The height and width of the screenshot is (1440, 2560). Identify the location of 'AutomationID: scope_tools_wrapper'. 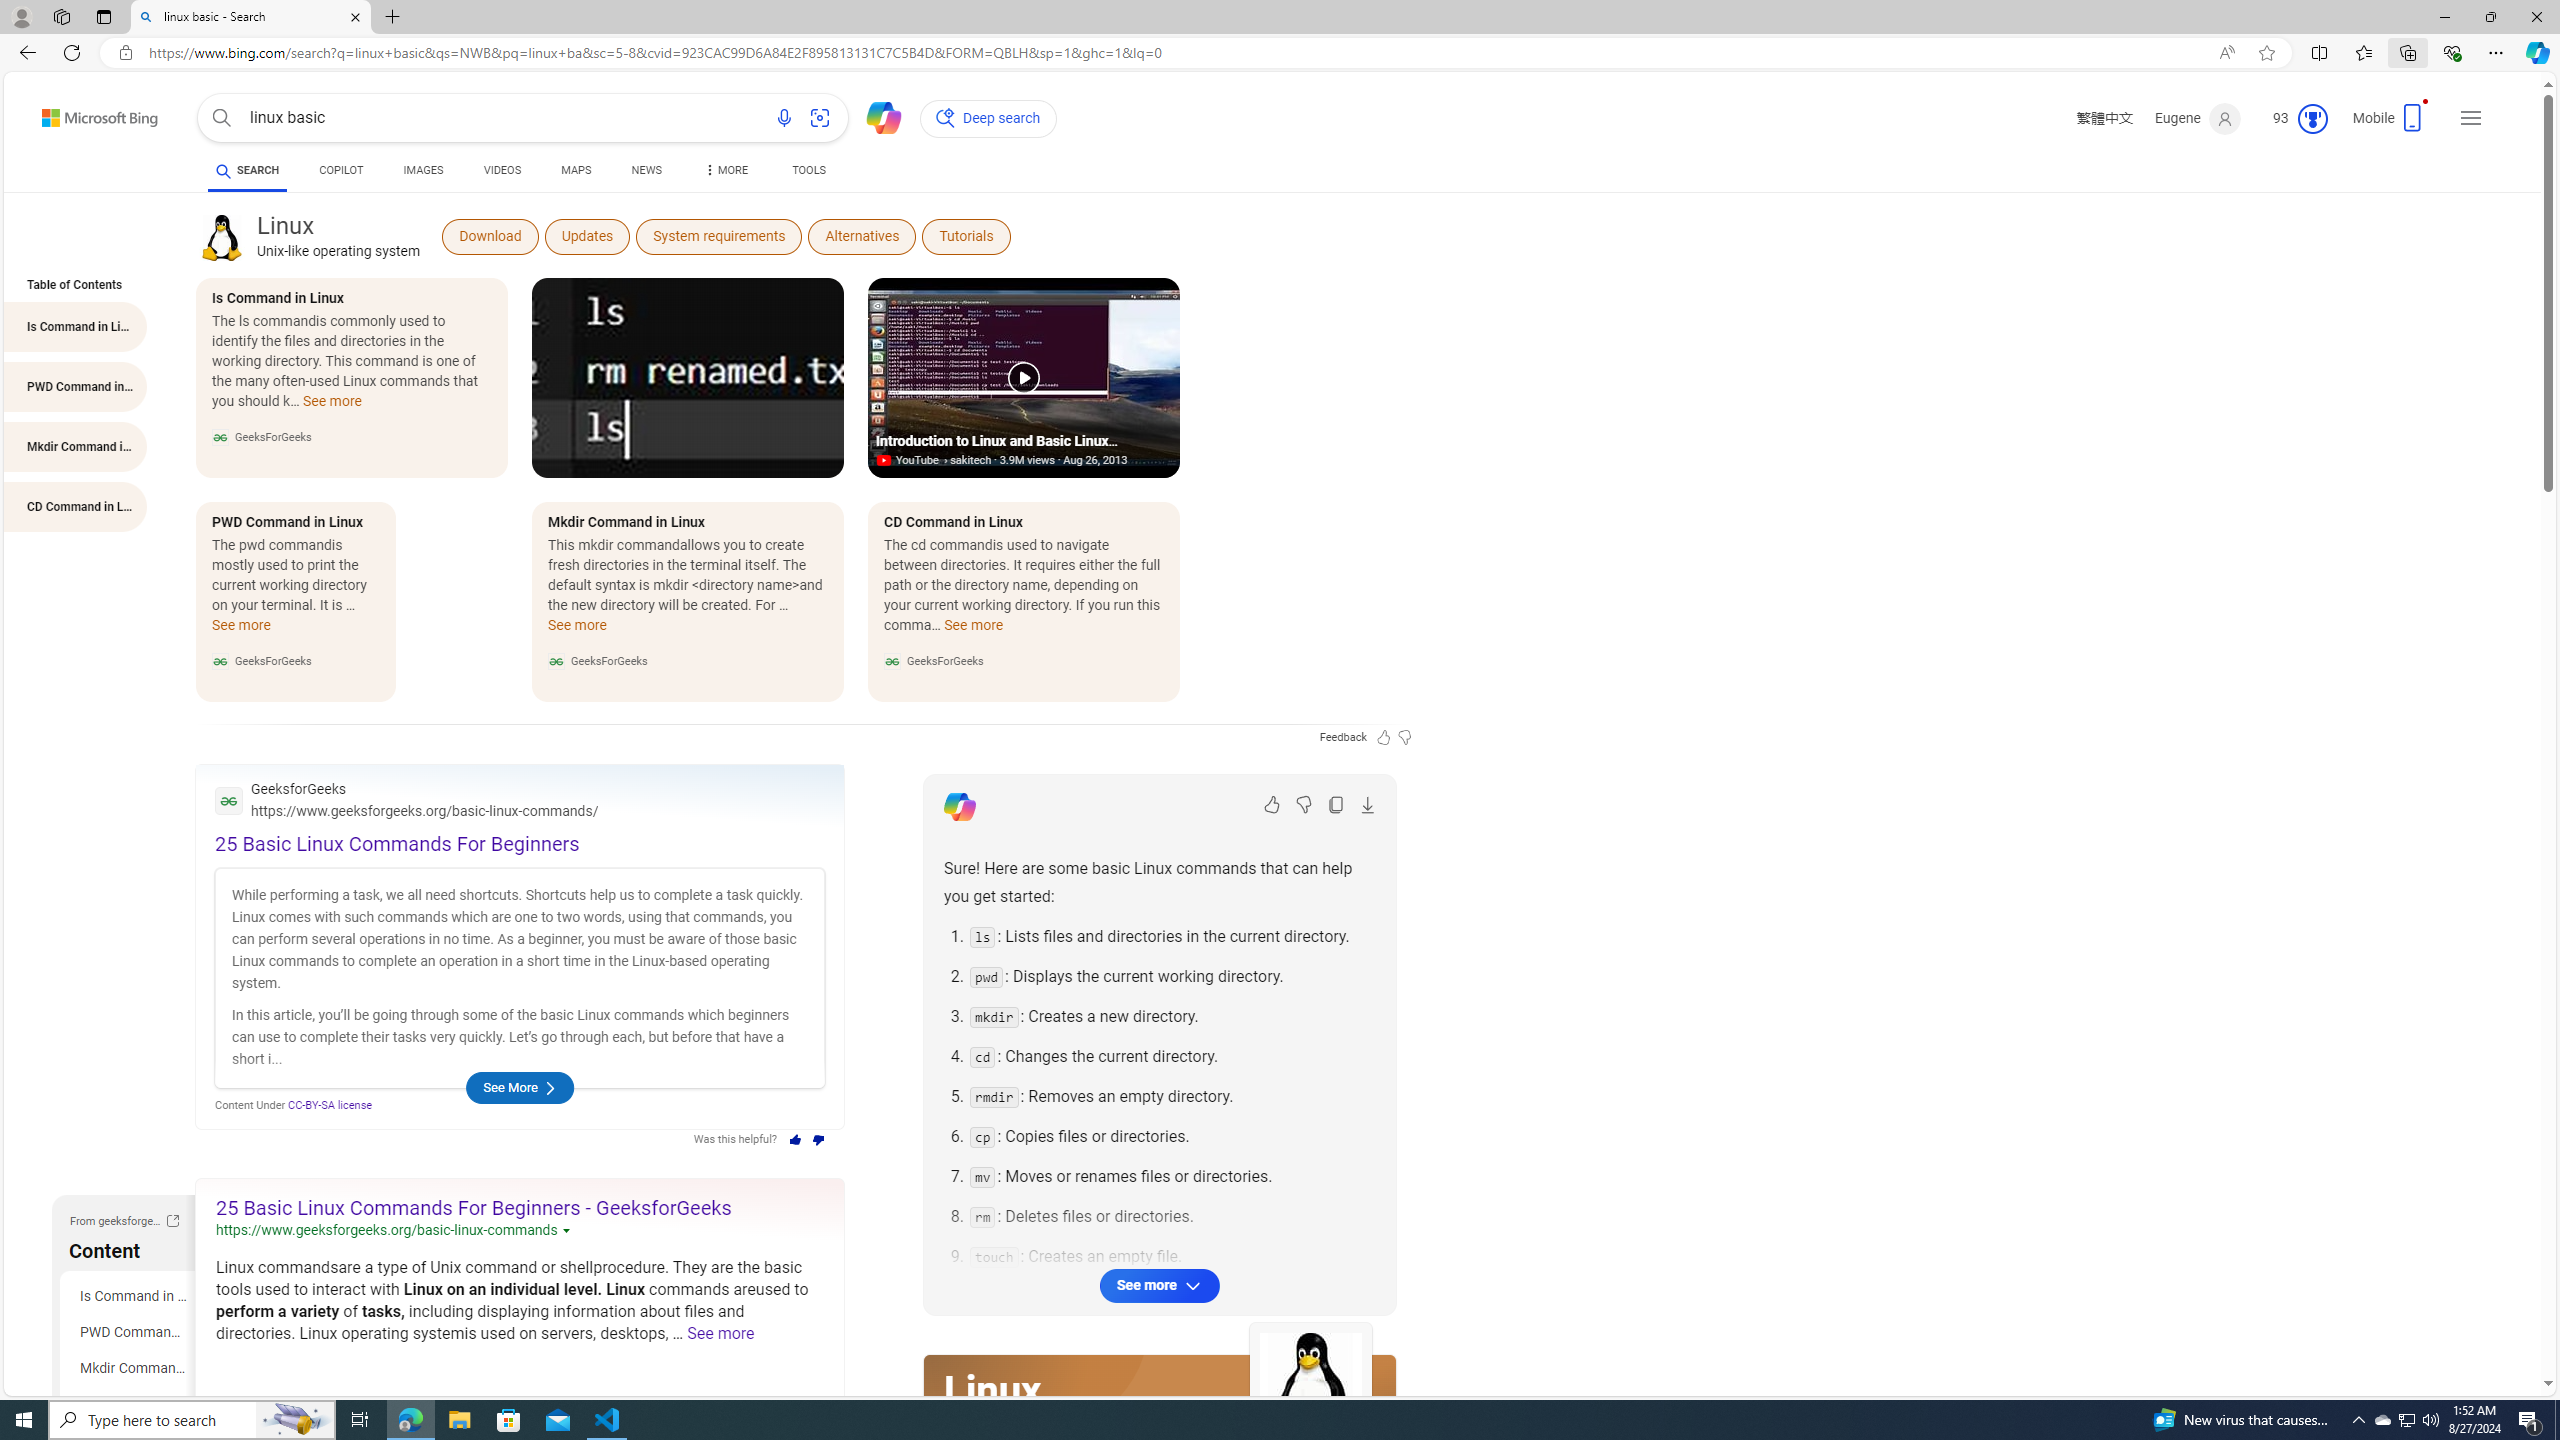
(810, 172).